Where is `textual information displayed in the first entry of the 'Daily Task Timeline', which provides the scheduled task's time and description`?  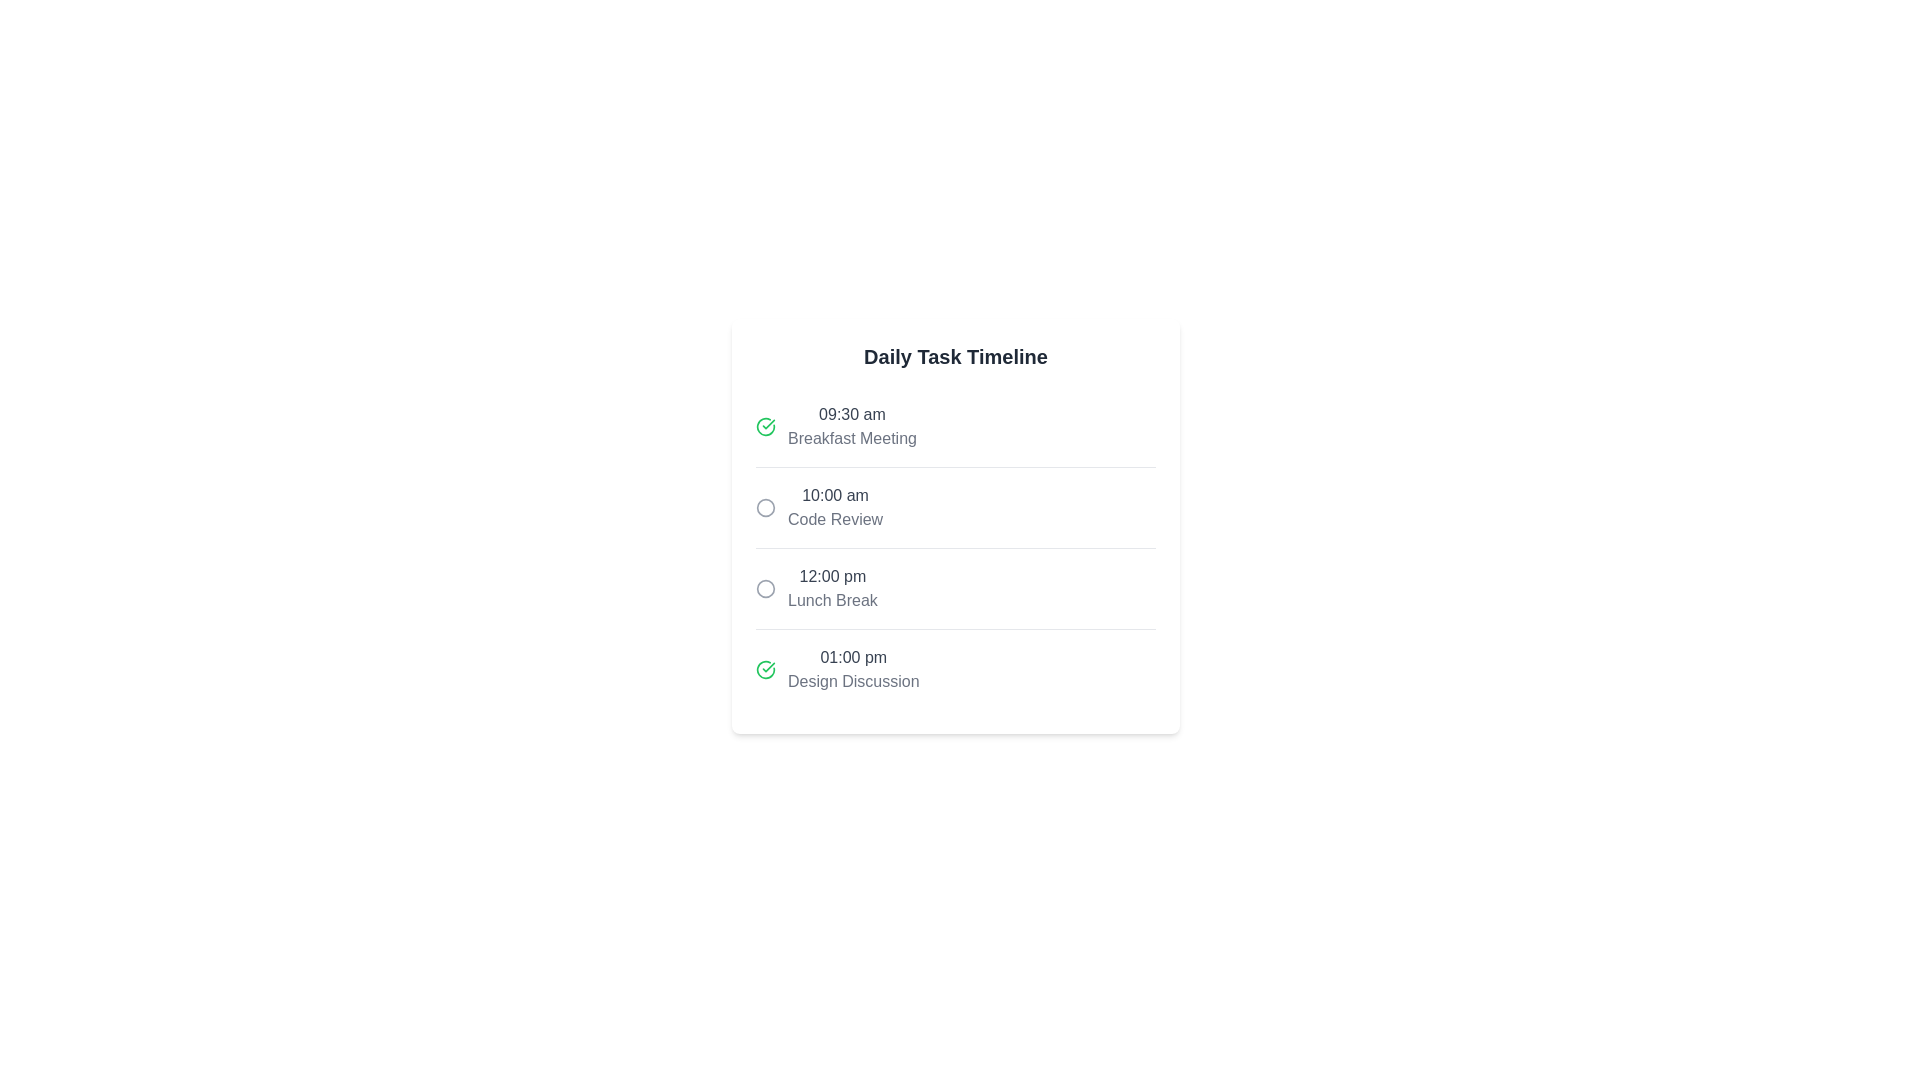
textual information displayed in the first entry of the 'Daily Task Timeline', which provides the scheduled task's time and description is located at coordinates (852, 426).